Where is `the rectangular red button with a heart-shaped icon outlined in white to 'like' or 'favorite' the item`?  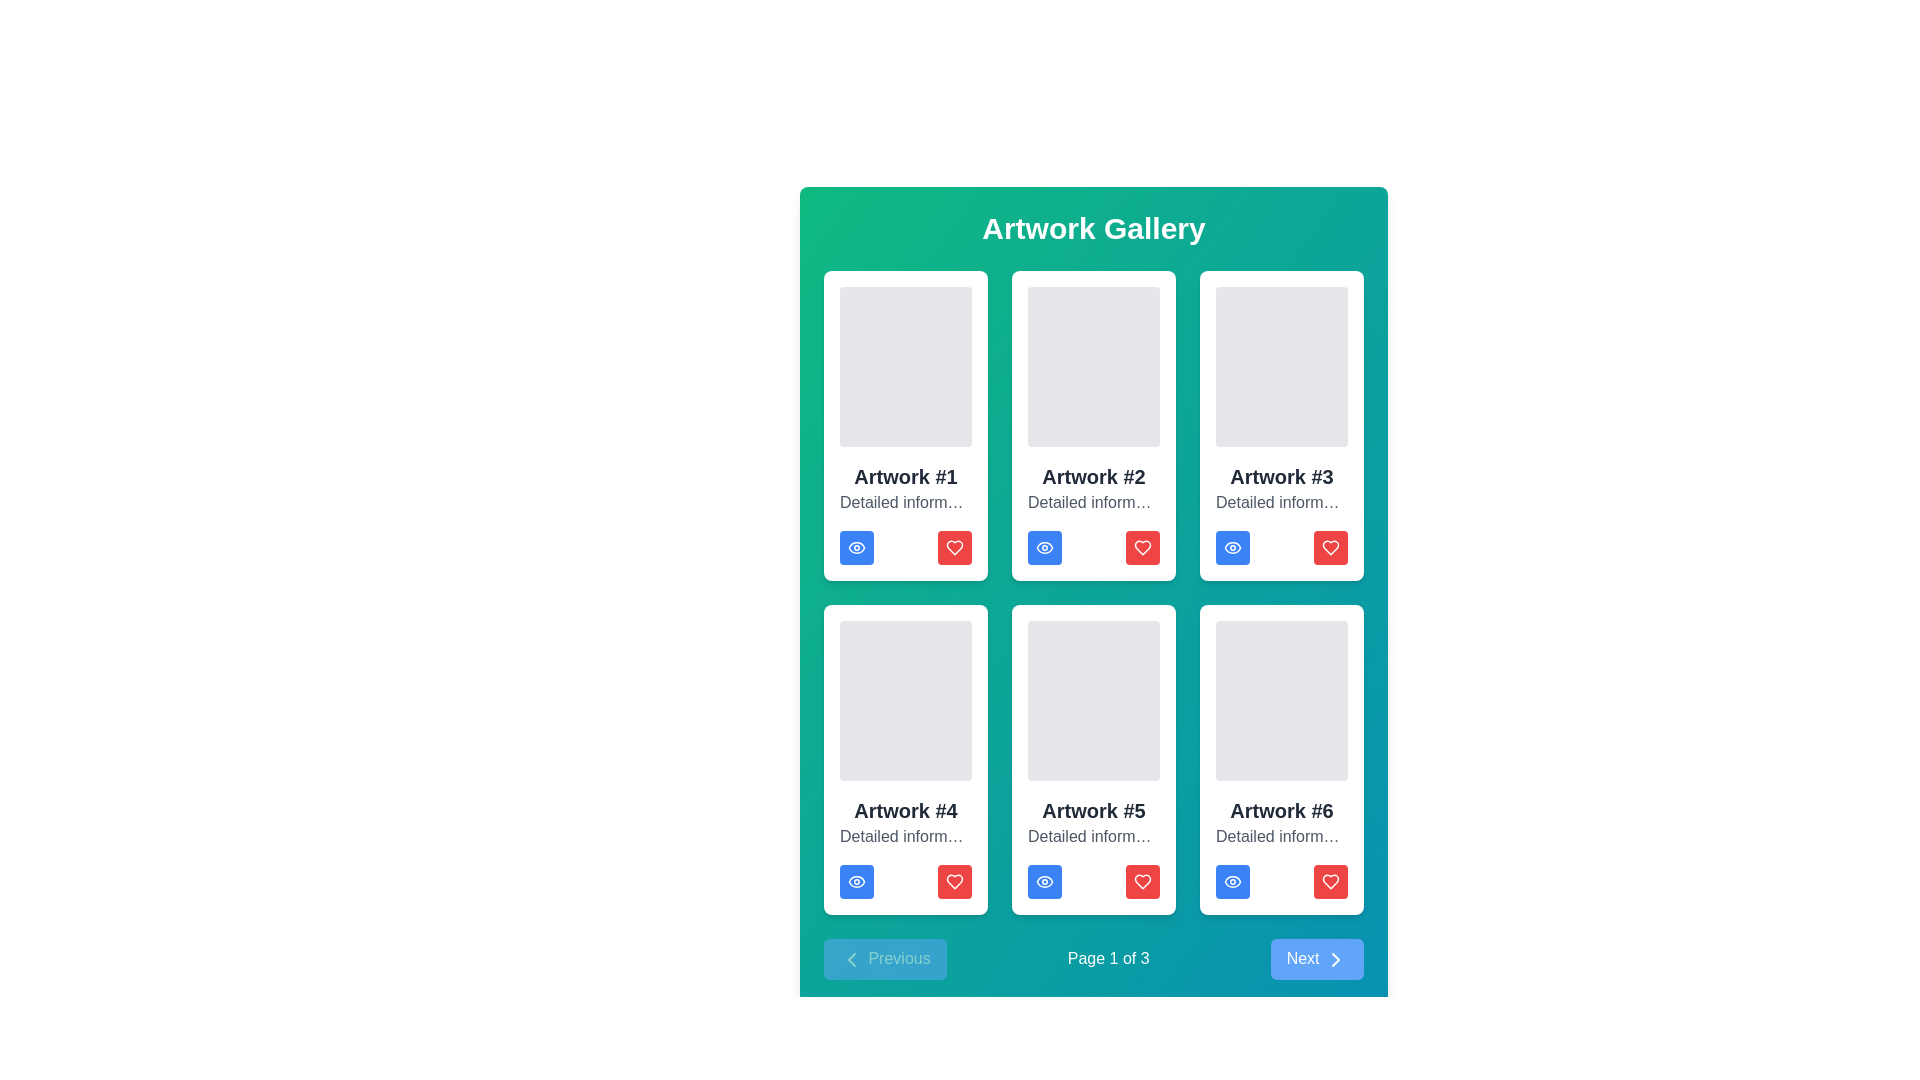 the rectangular red button with a heart-shaped icon outlined in white to 'like' or 'favorite' the item is located at coordinates (1142, 547).